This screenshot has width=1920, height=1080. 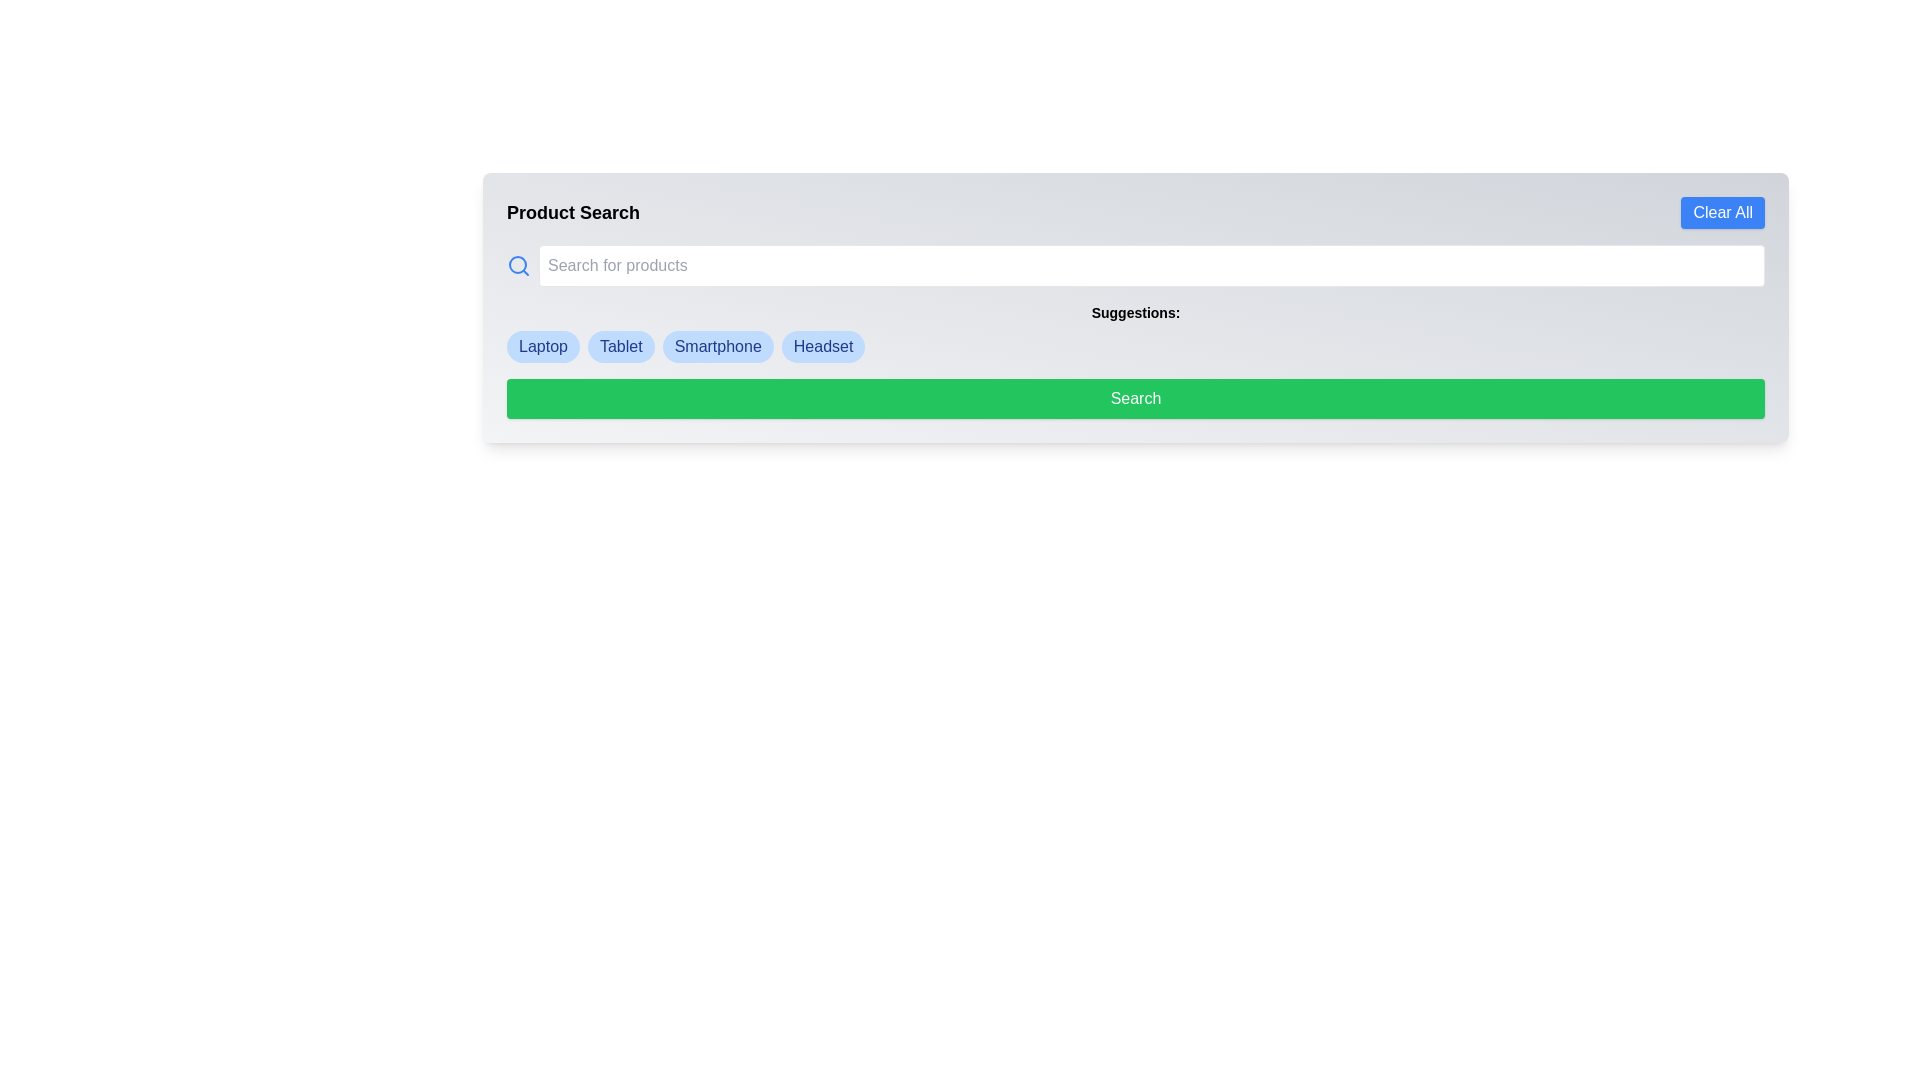 What do you see at coordinates (518, 265) in the screenshot?
I see `the blue search icon, which is a circular magnifying glass shape with a handle, located to the left of the search input box labeled 'Search for products'` at bounding box center [518, 265].